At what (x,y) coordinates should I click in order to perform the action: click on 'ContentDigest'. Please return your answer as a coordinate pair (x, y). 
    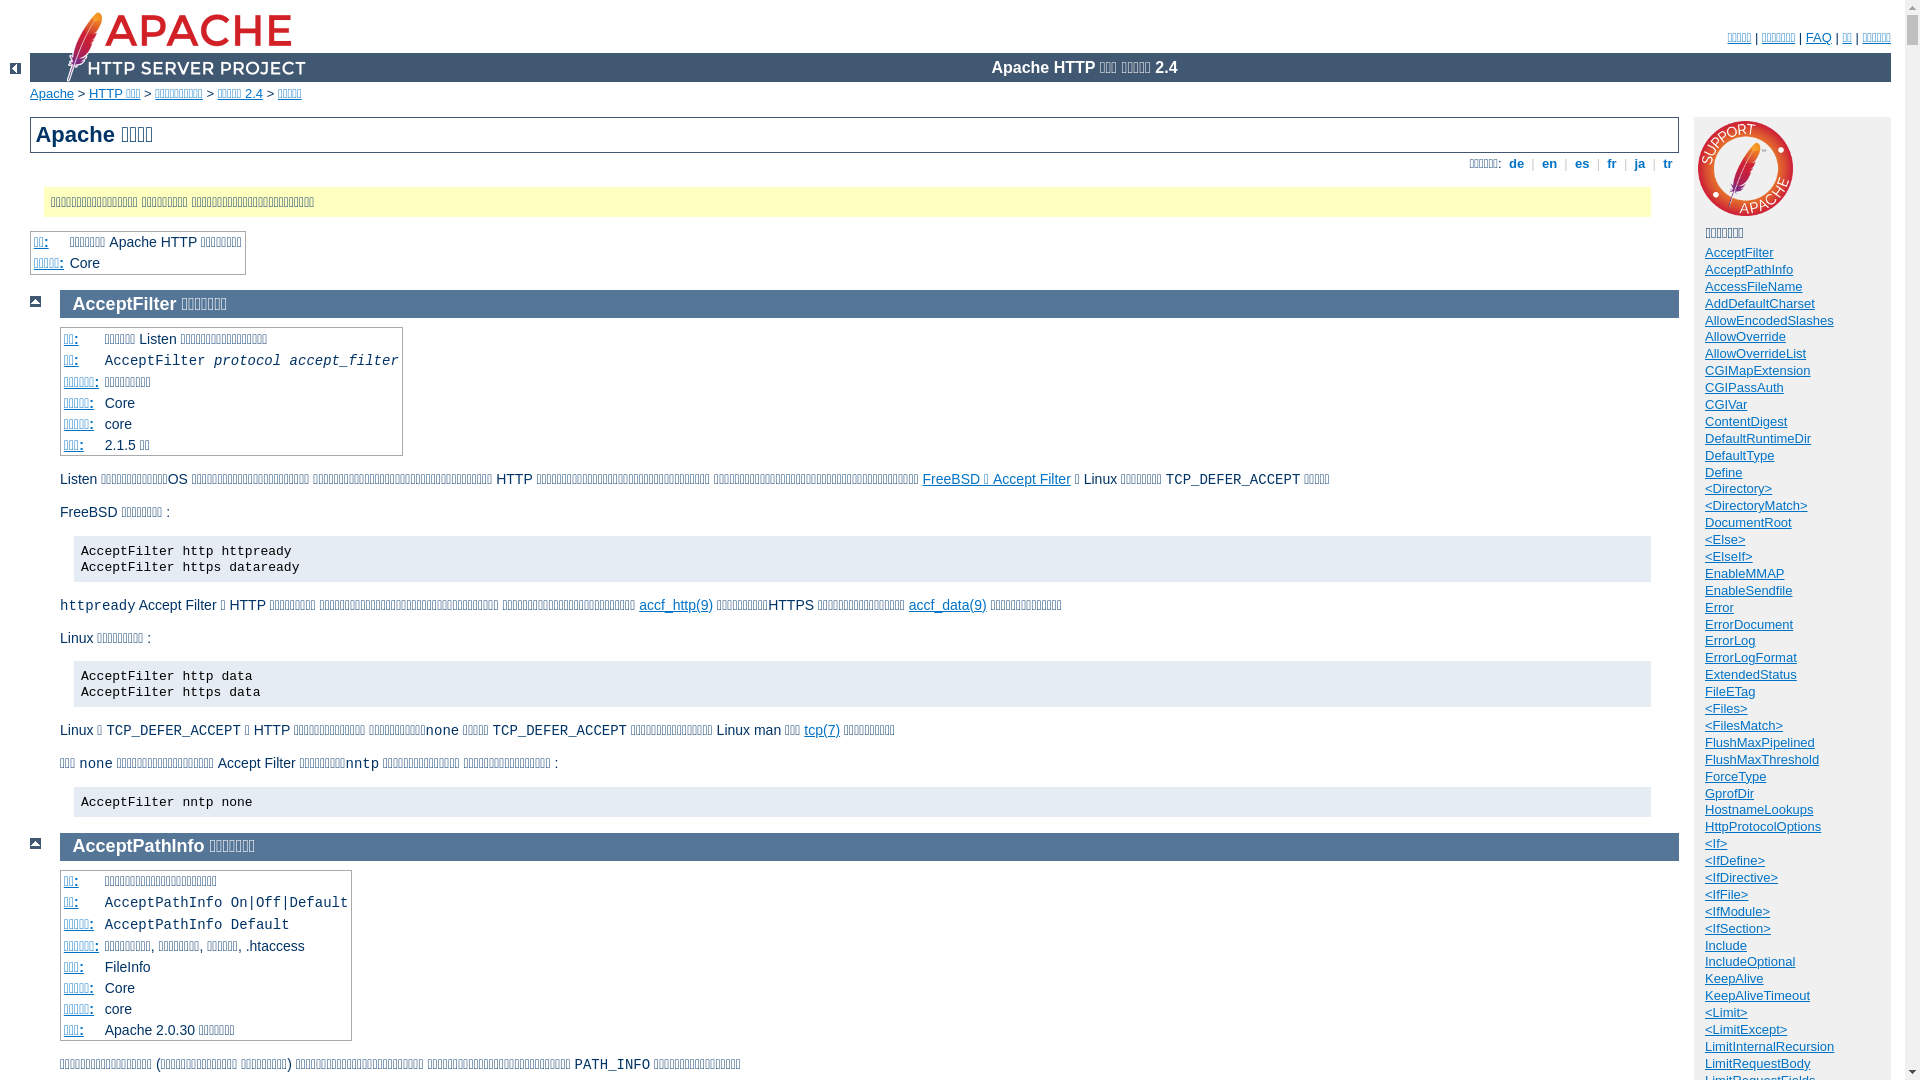
    Looking at the image, I should click on (1745, 420).